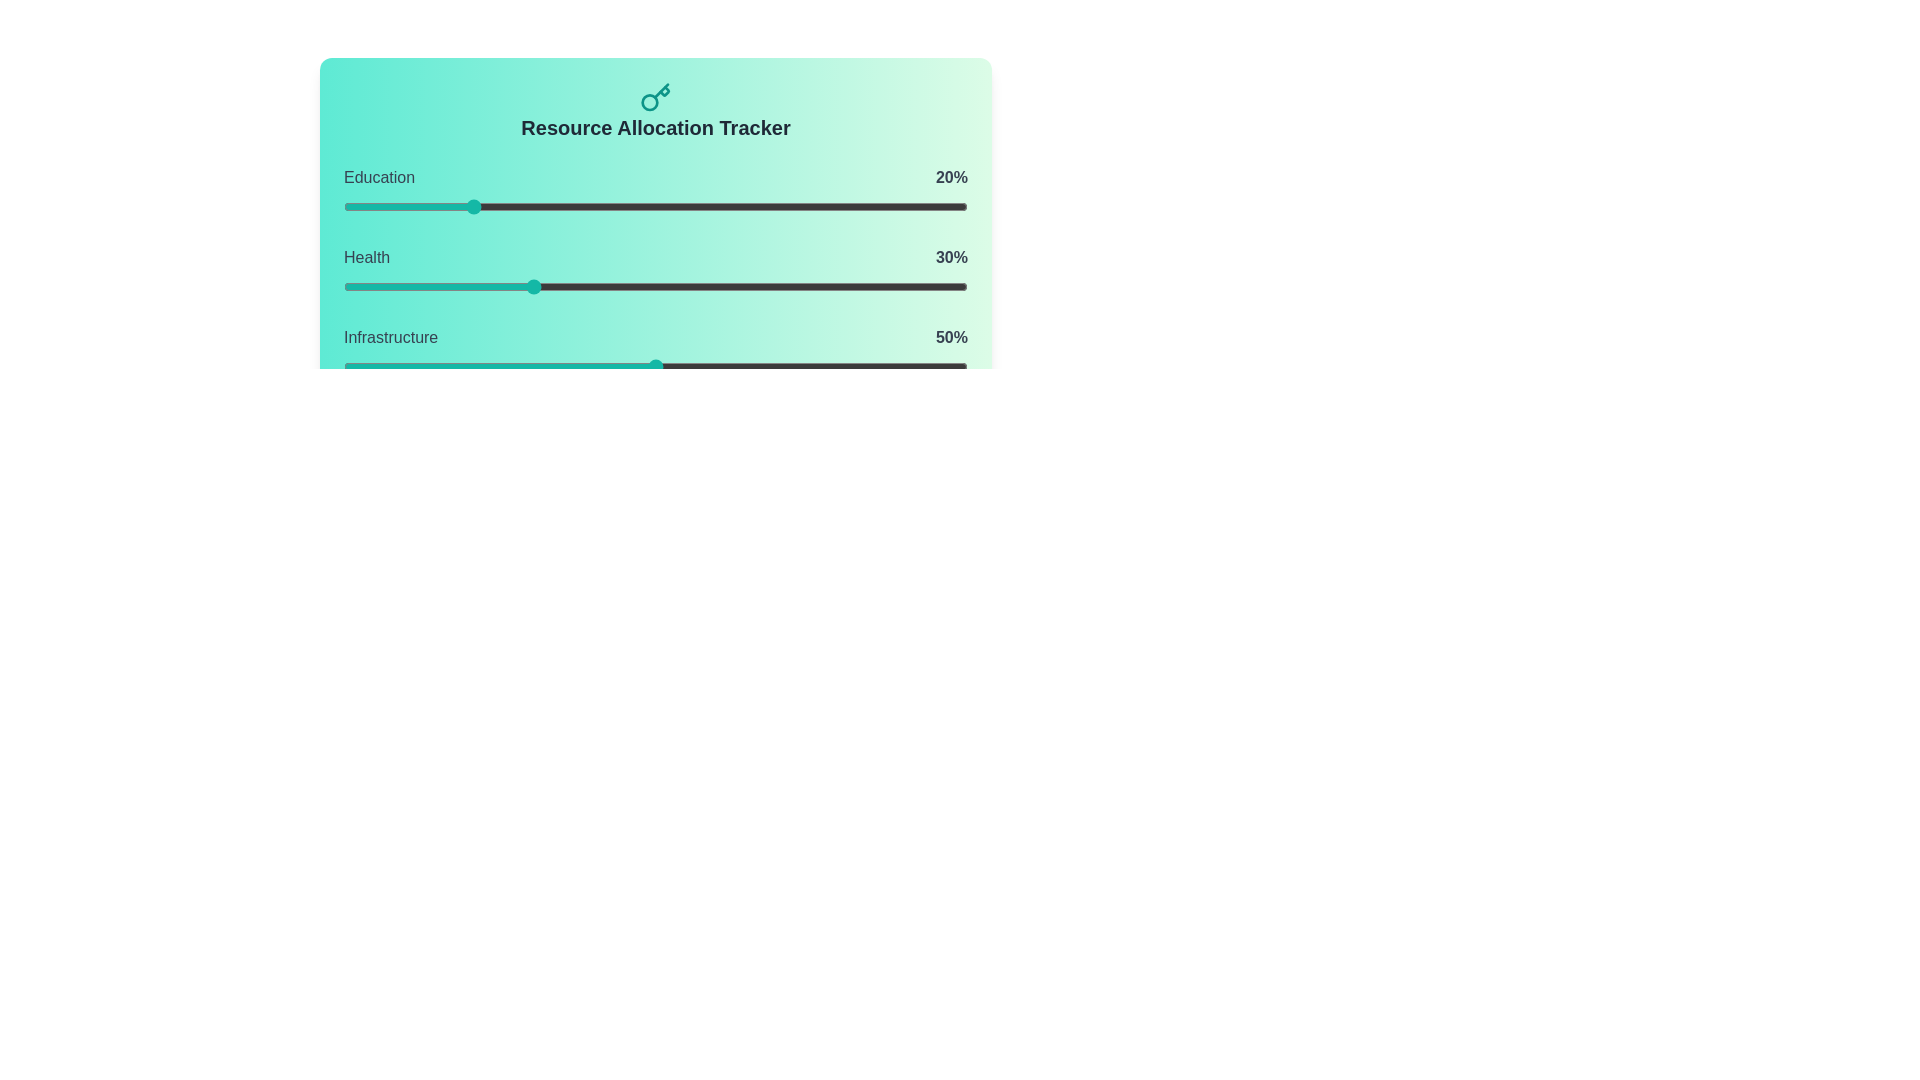 Image resolution: width=1920 pixels, height=1080 pixels. I want to click on the Education slider to 34% allocation, so click(556, 207).